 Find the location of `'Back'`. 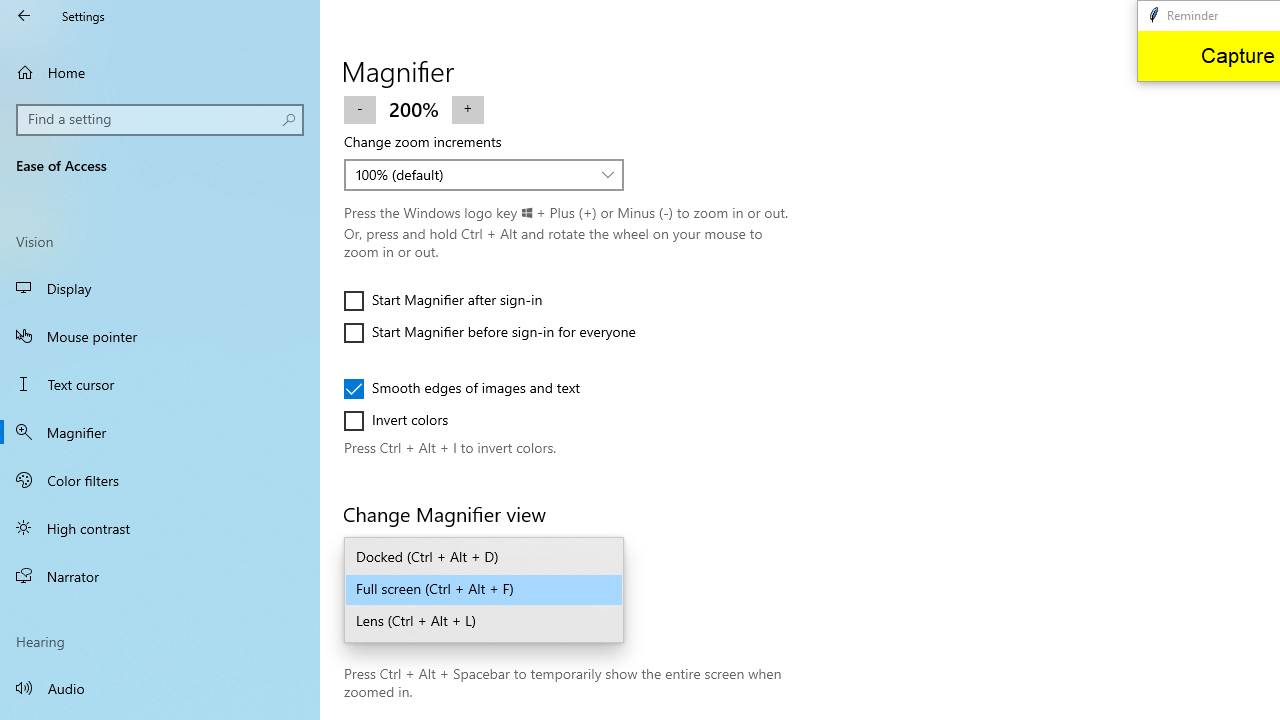

'Back' is located at coordinates (24, 15).